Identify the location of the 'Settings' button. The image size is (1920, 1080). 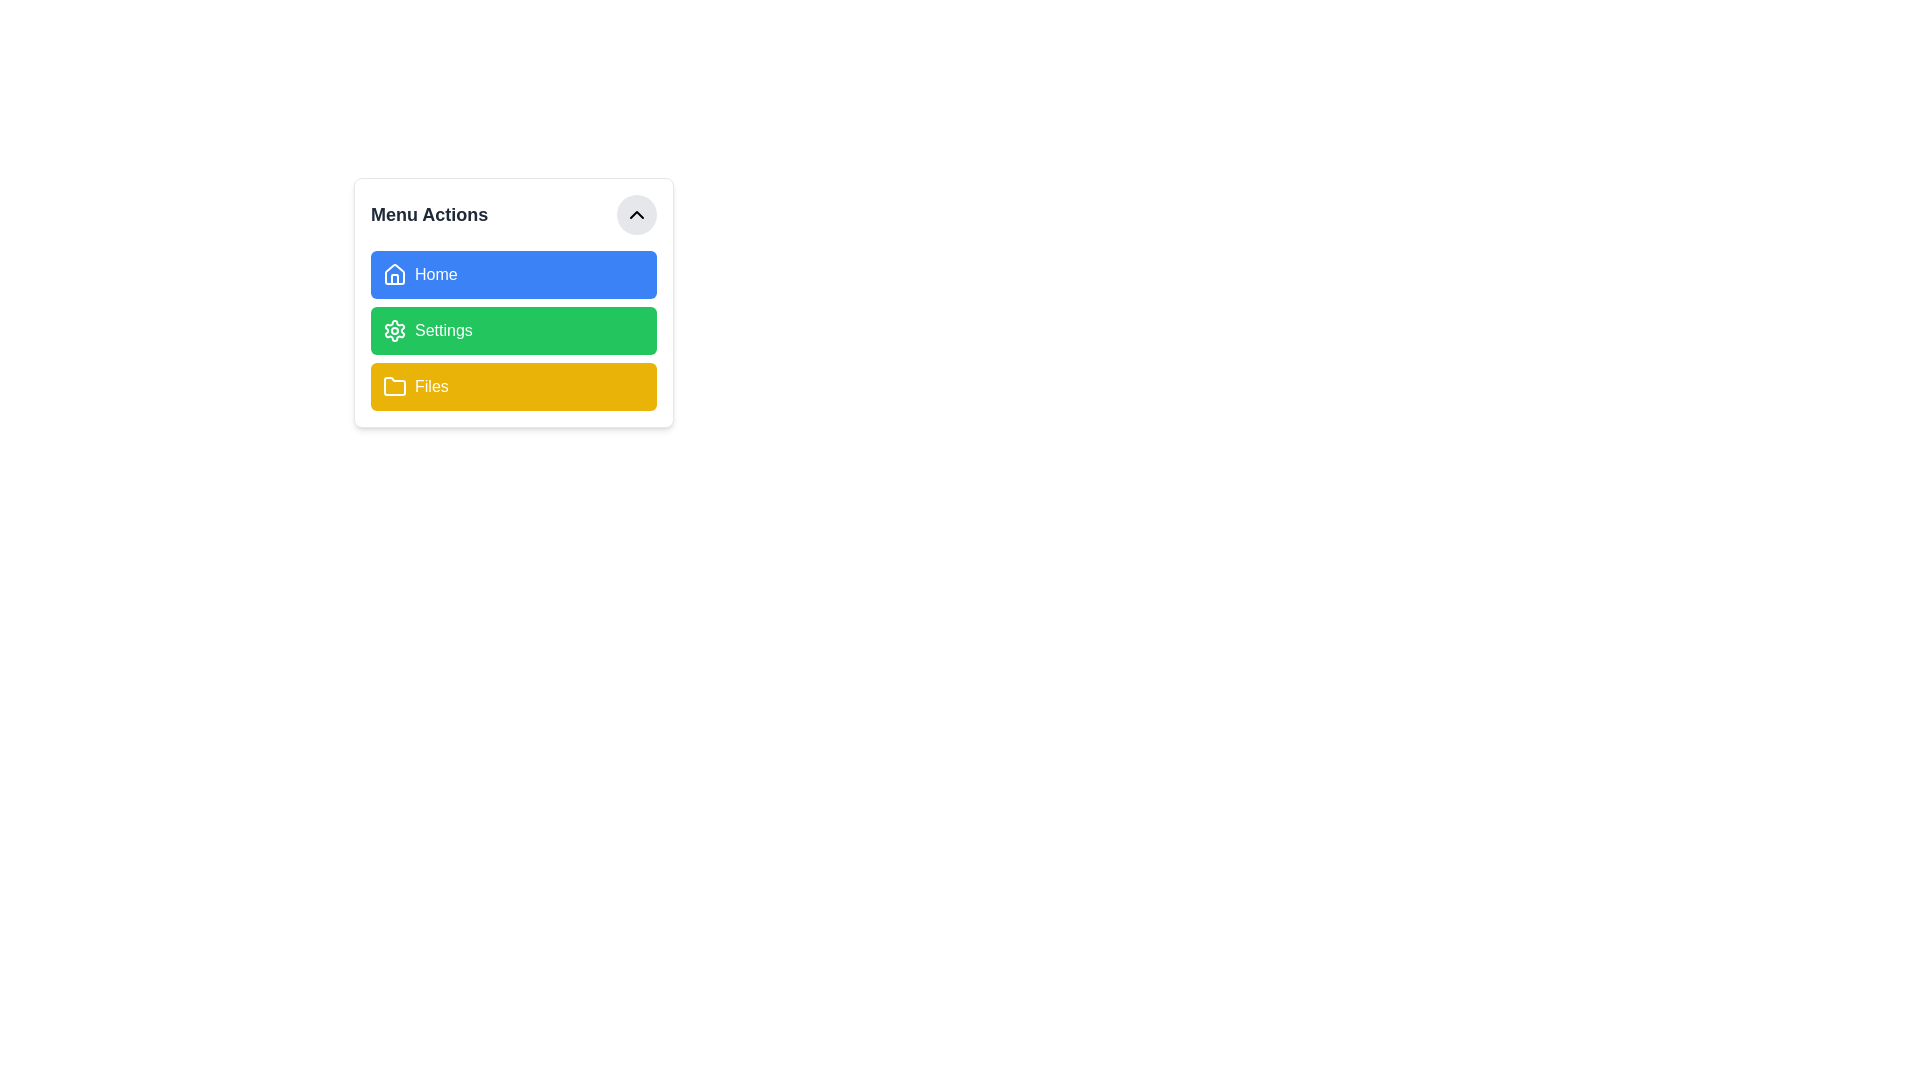
(513, 330).